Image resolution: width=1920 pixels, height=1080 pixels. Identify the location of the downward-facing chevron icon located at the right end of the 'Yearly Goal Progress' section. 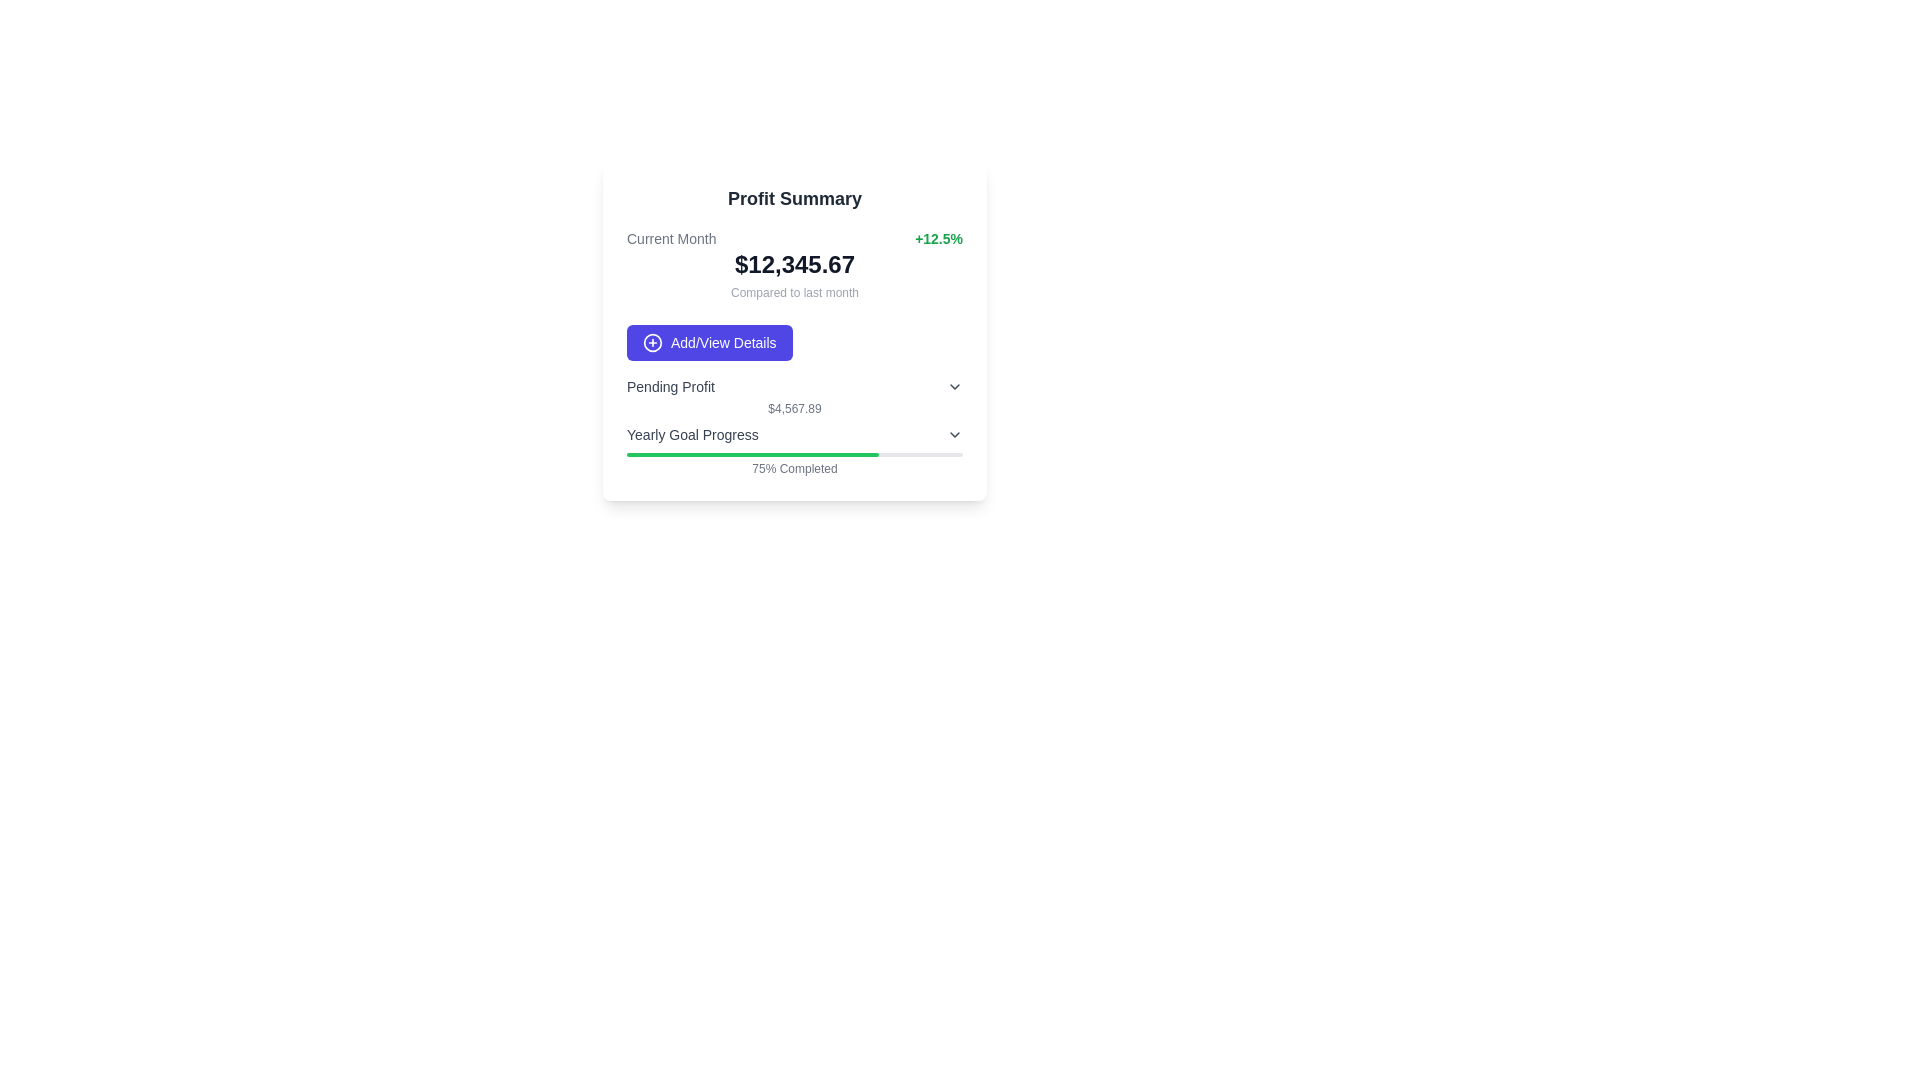
(954, 434).